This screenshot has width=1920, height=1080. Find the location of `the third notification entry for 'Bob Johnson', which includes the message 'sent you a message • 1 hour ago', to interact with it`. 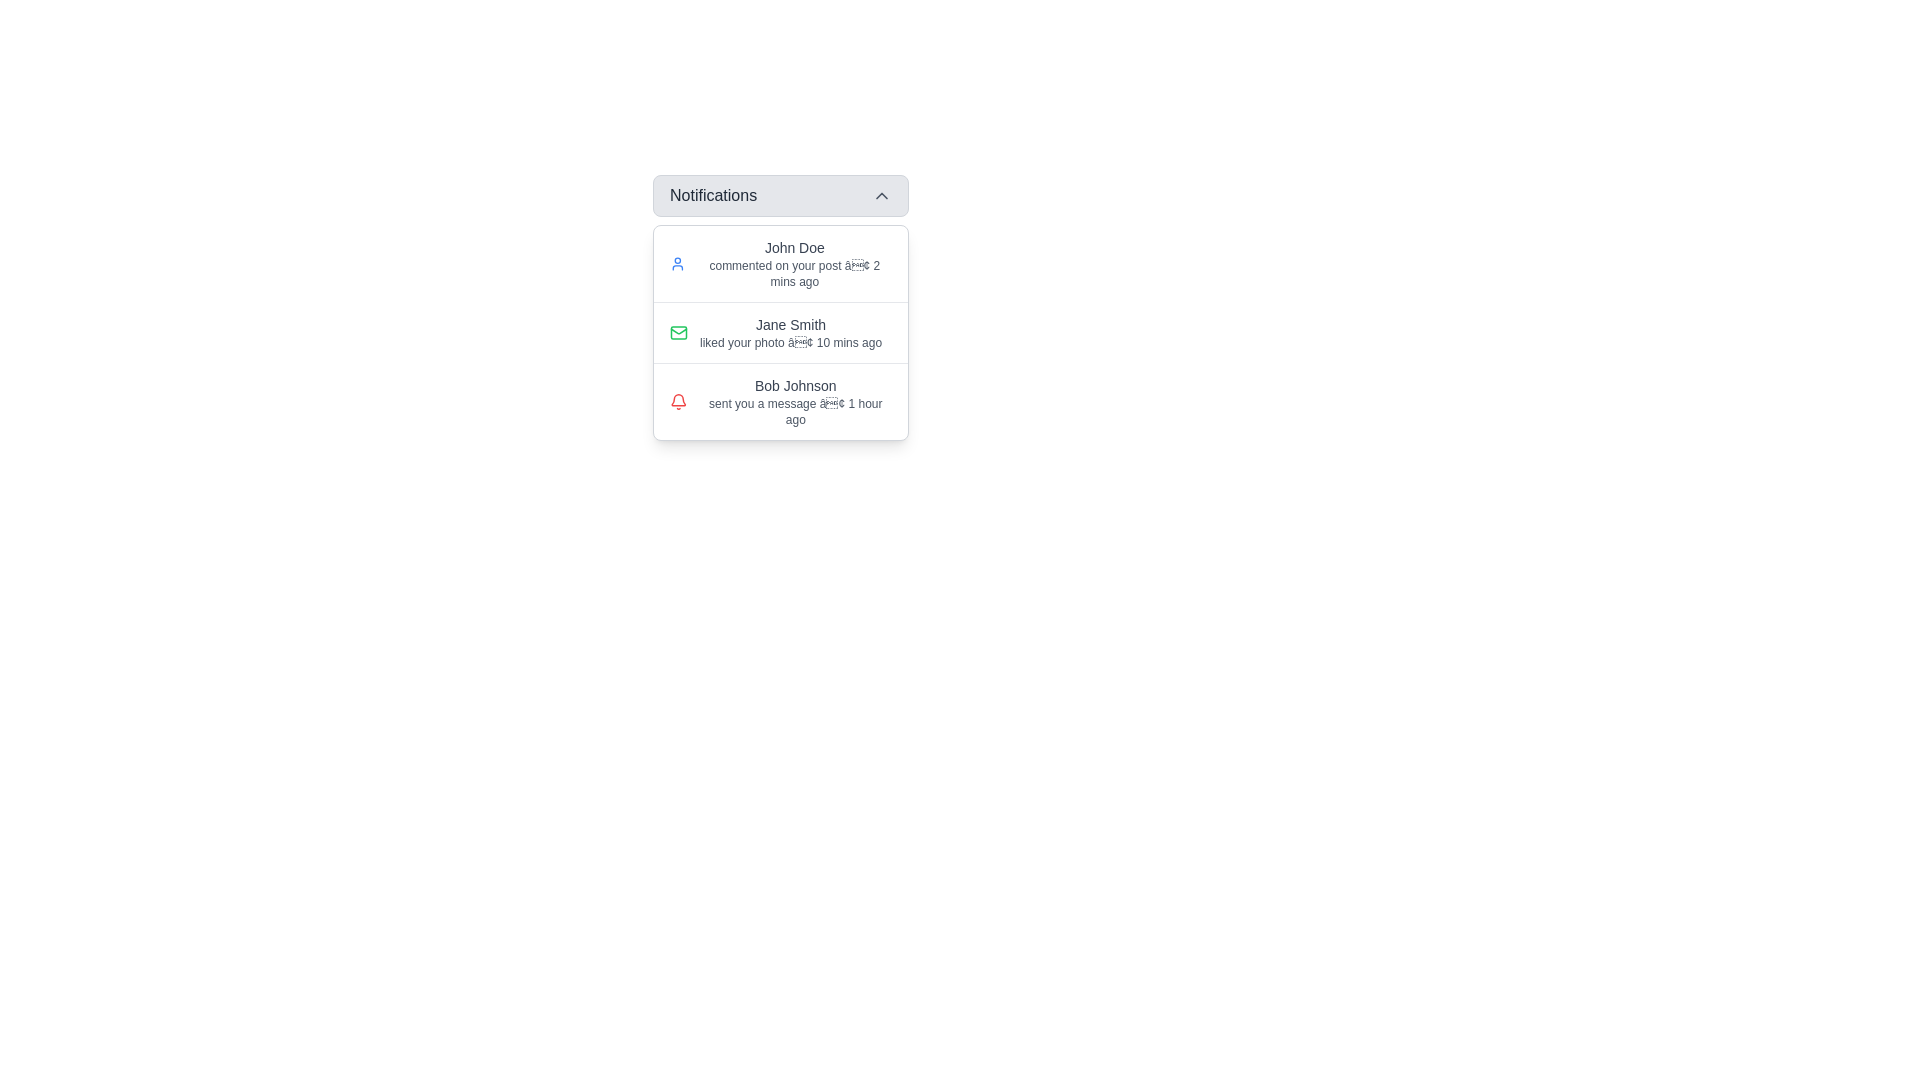

the third notification entry for 'Bob Johnson', which includes the message 'sent you a message • 1 hour ago', to interact with it is located at coordinates (794, 401).